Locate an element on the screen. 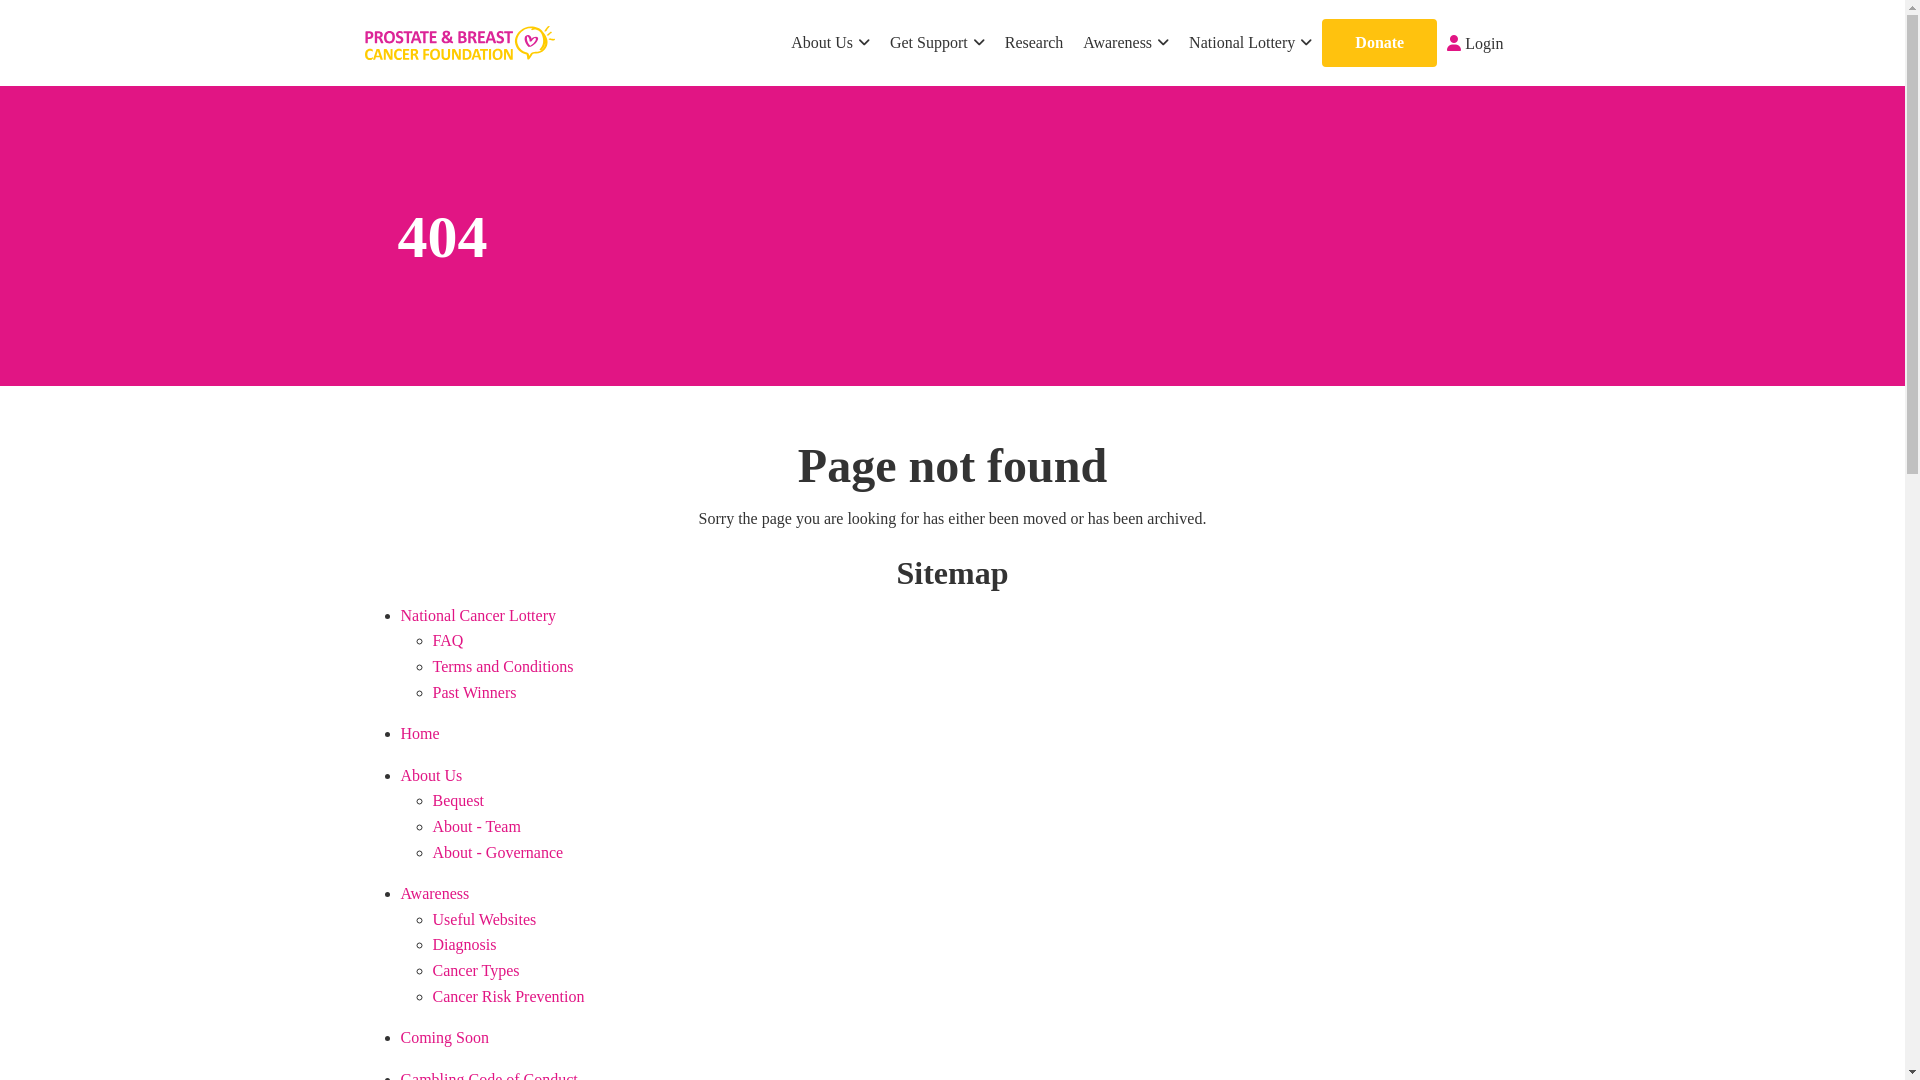 Image resolution: width=1920 pixels, height=1080 pixels. 'National Lottery' is located at coordinates (1249, 42).